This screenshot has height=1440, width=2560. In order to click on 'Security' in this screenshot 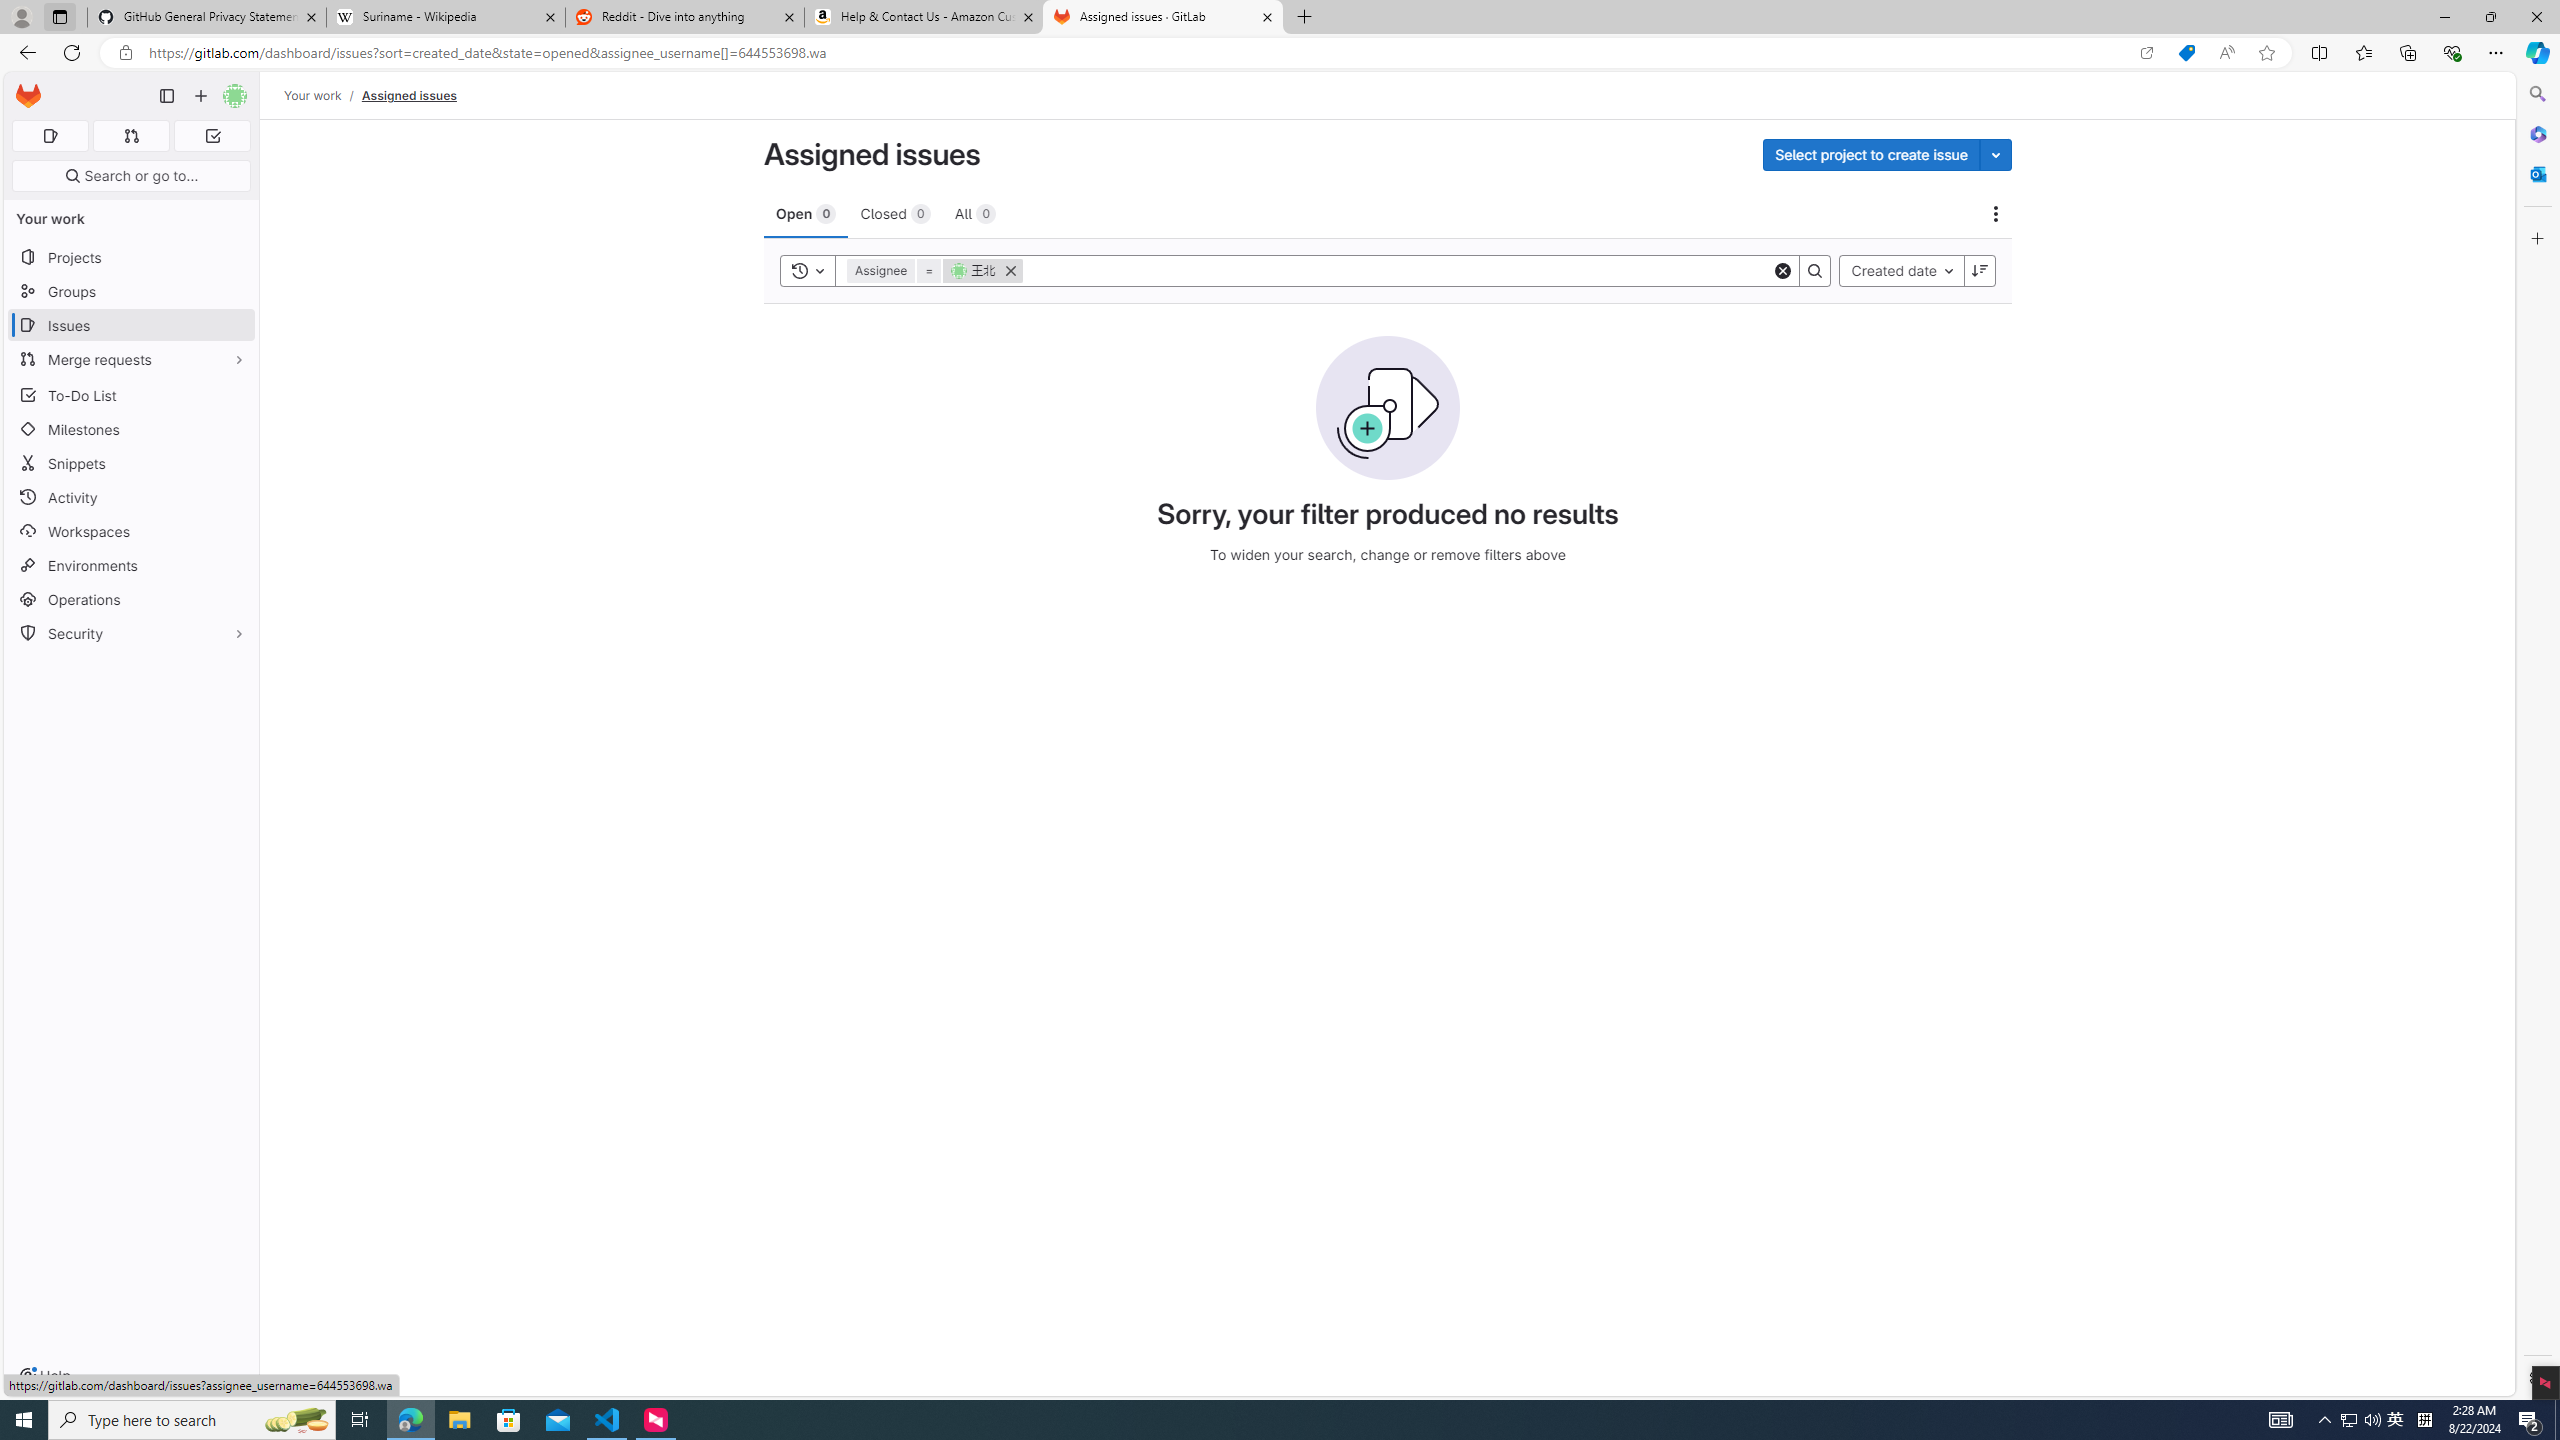, I will do `click(130, 631)`.